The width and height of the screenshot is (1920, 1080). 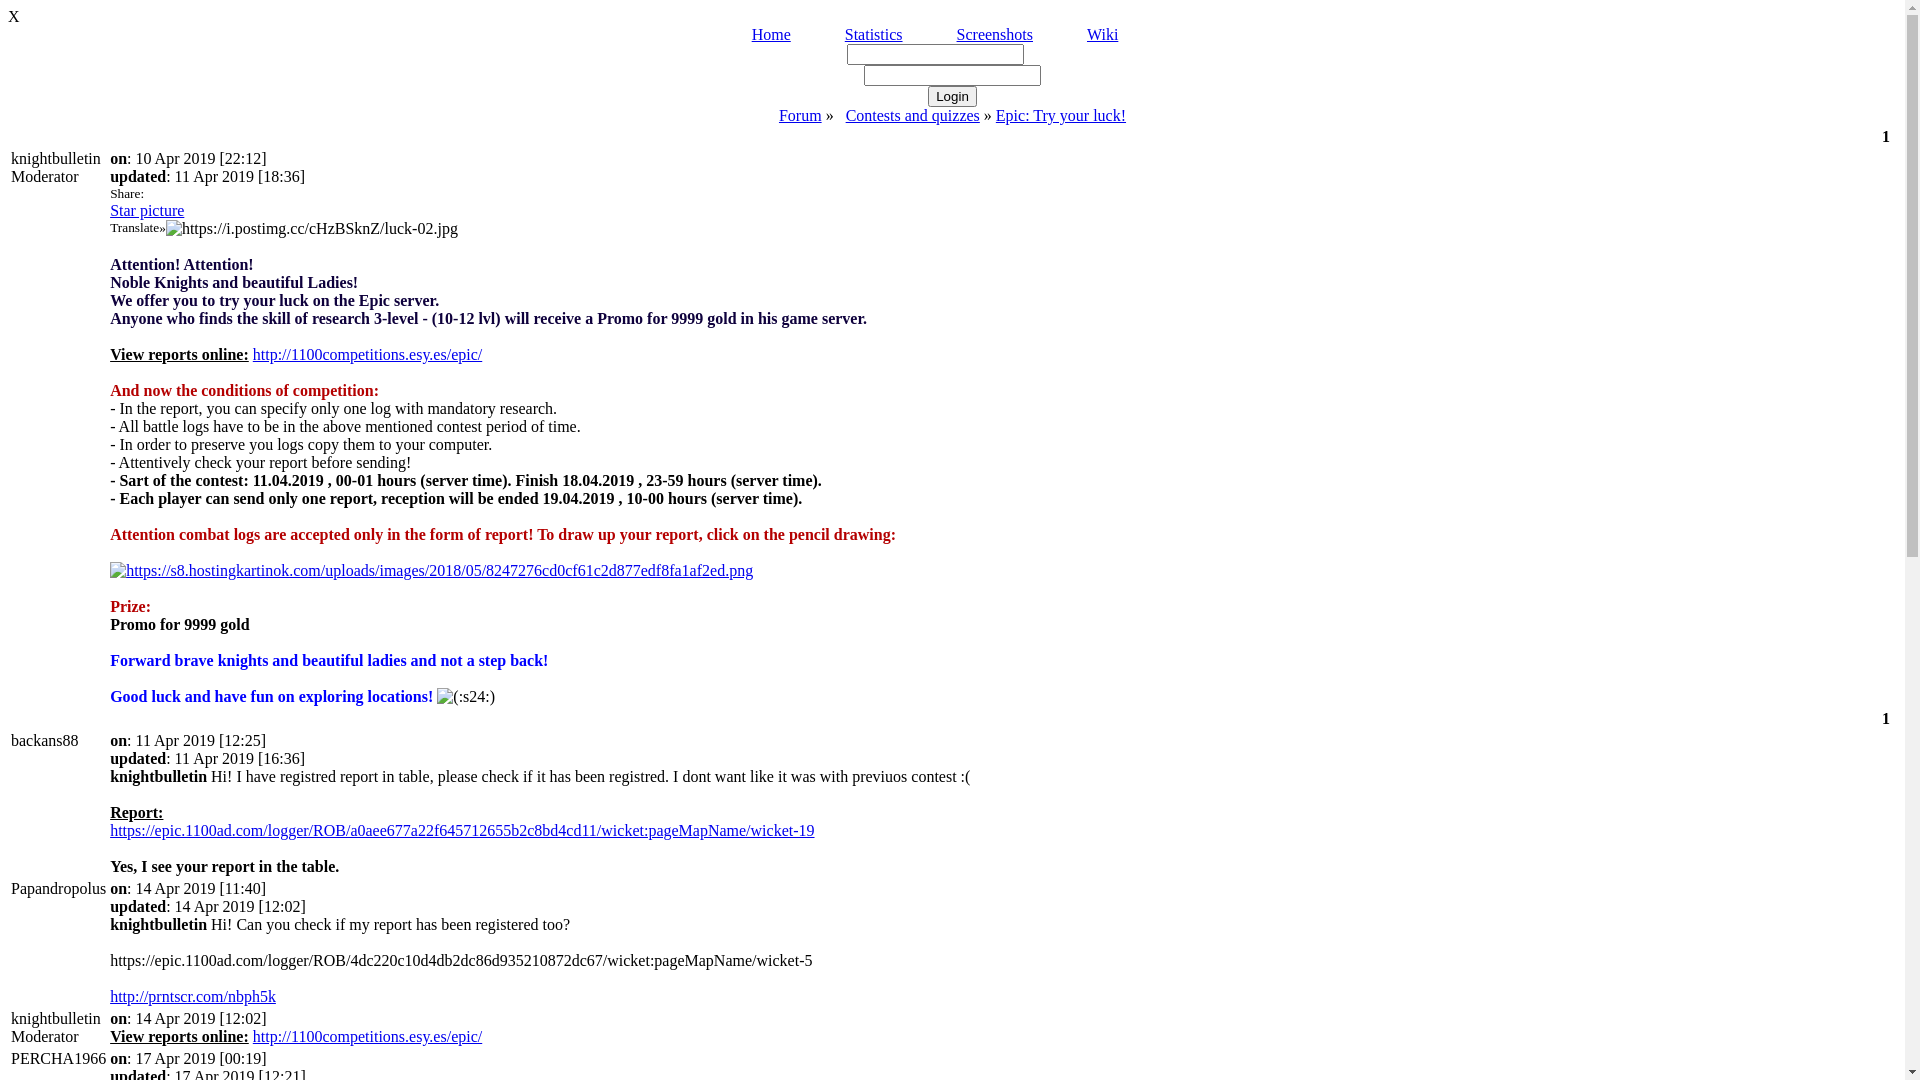 What do you see at coordinates (8, 16) in the screenshot?
I see `'X'` at bounding box center [8, 16].